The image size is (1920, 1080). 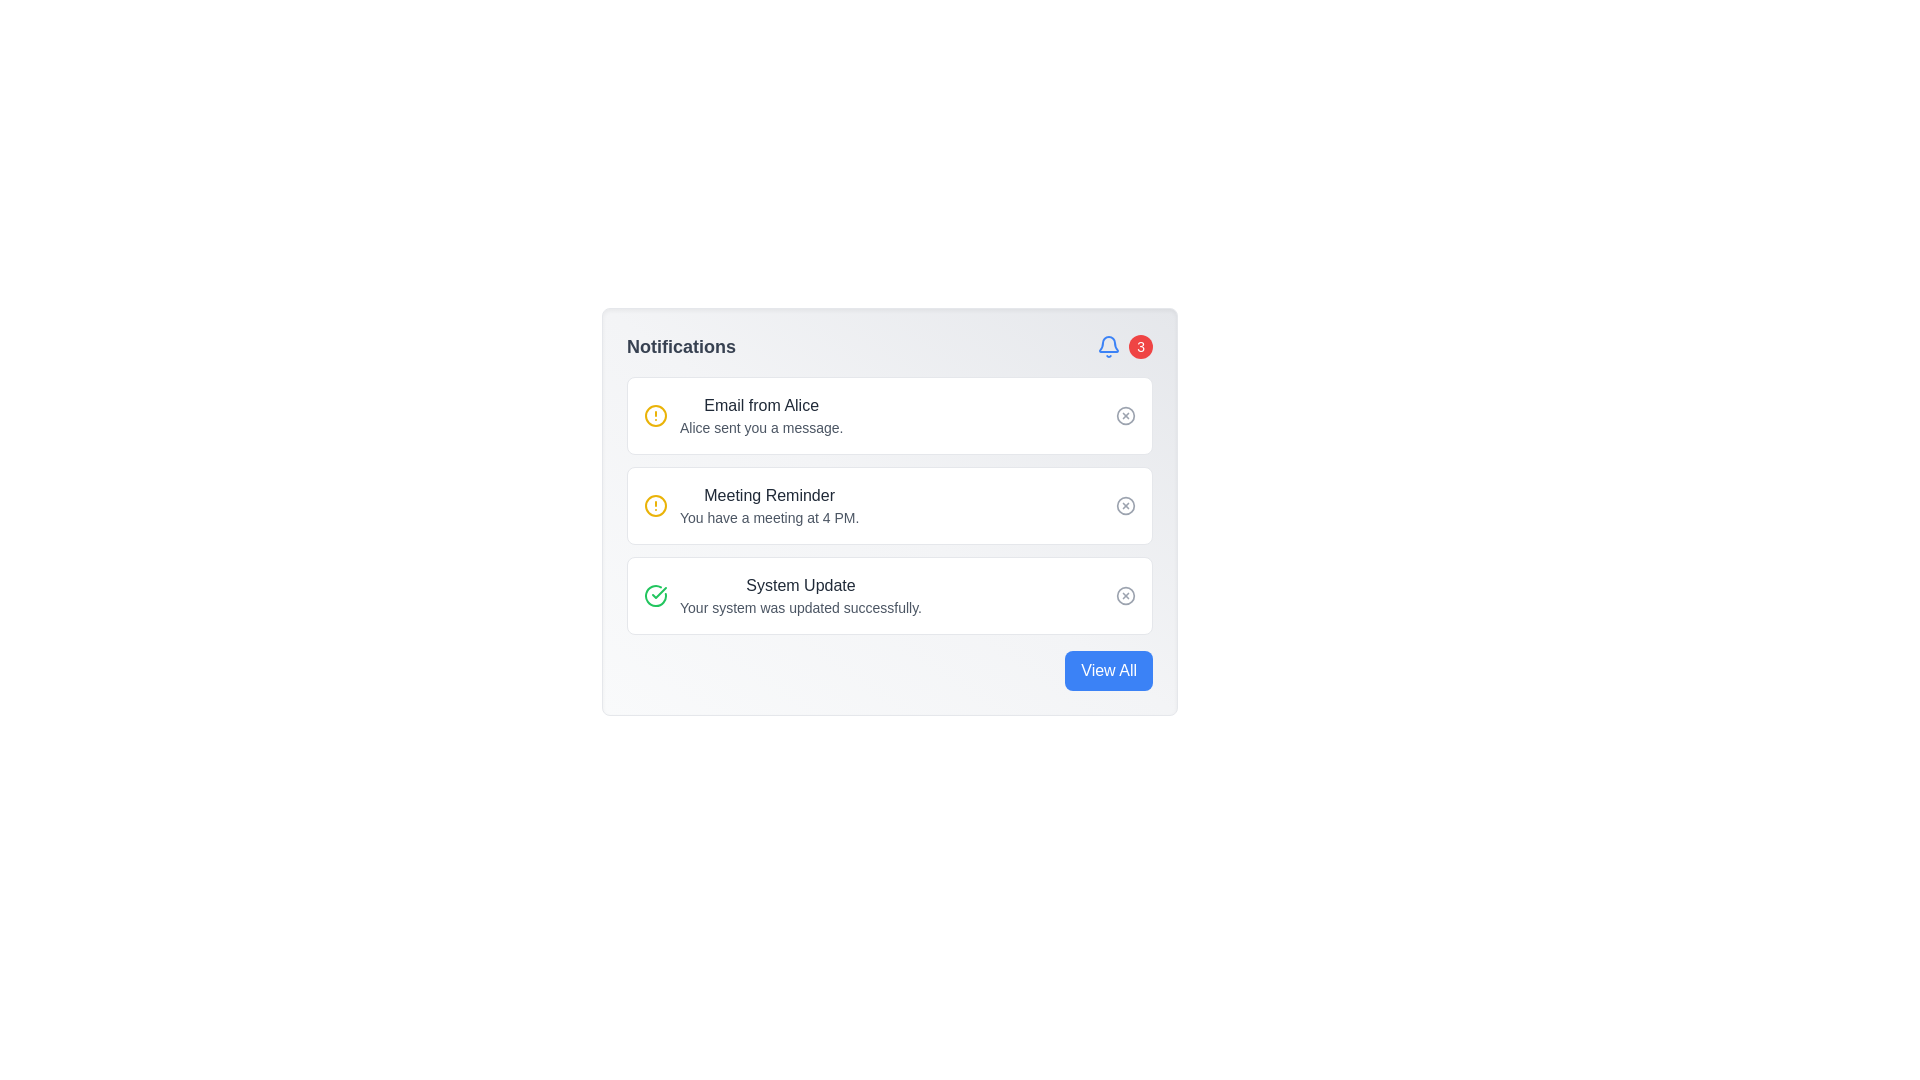 I want to click on notification message text located in the third notification item of the notification panel, positioned to the right of a green checkmark icon and above a 'close' button, so click(x=801, y=595).